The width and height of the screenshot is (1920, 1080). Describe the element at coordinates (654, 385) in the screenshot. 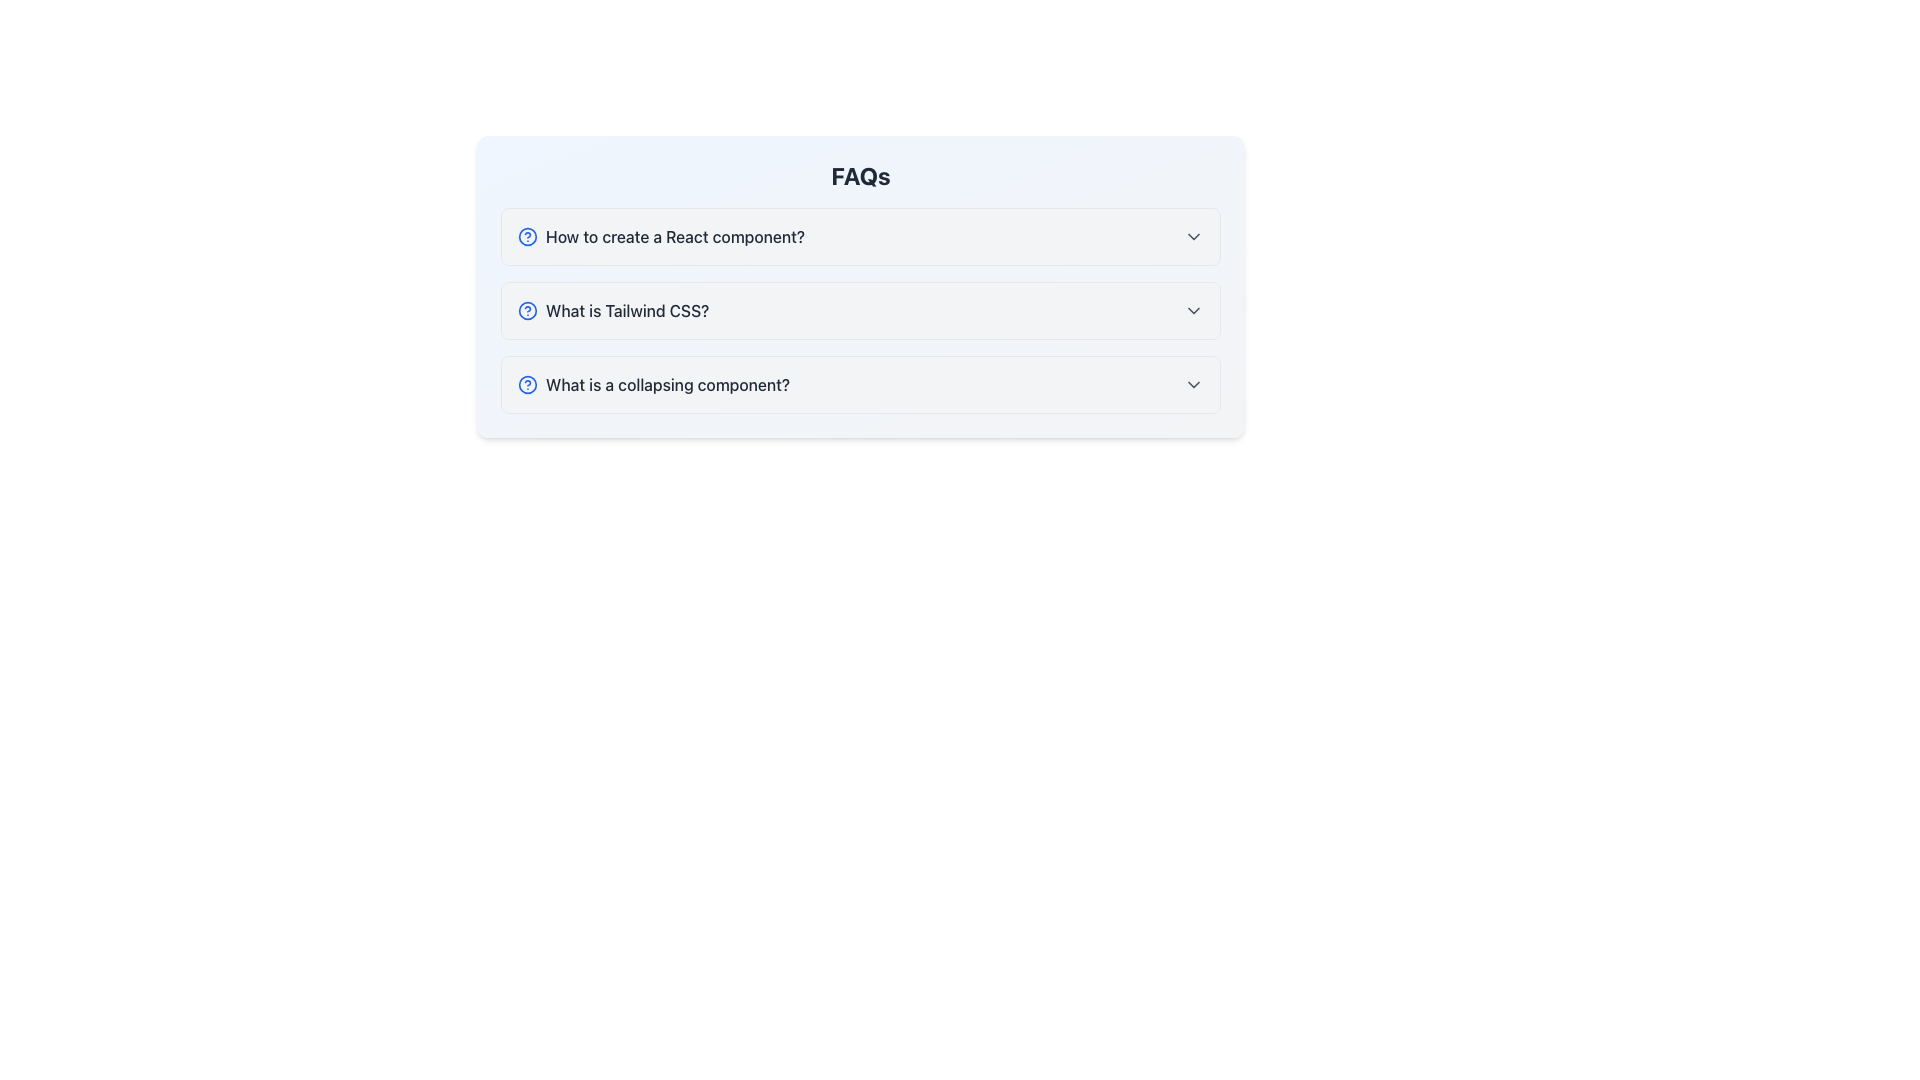

I see `the text "What is a collapsing component?"` at that location.